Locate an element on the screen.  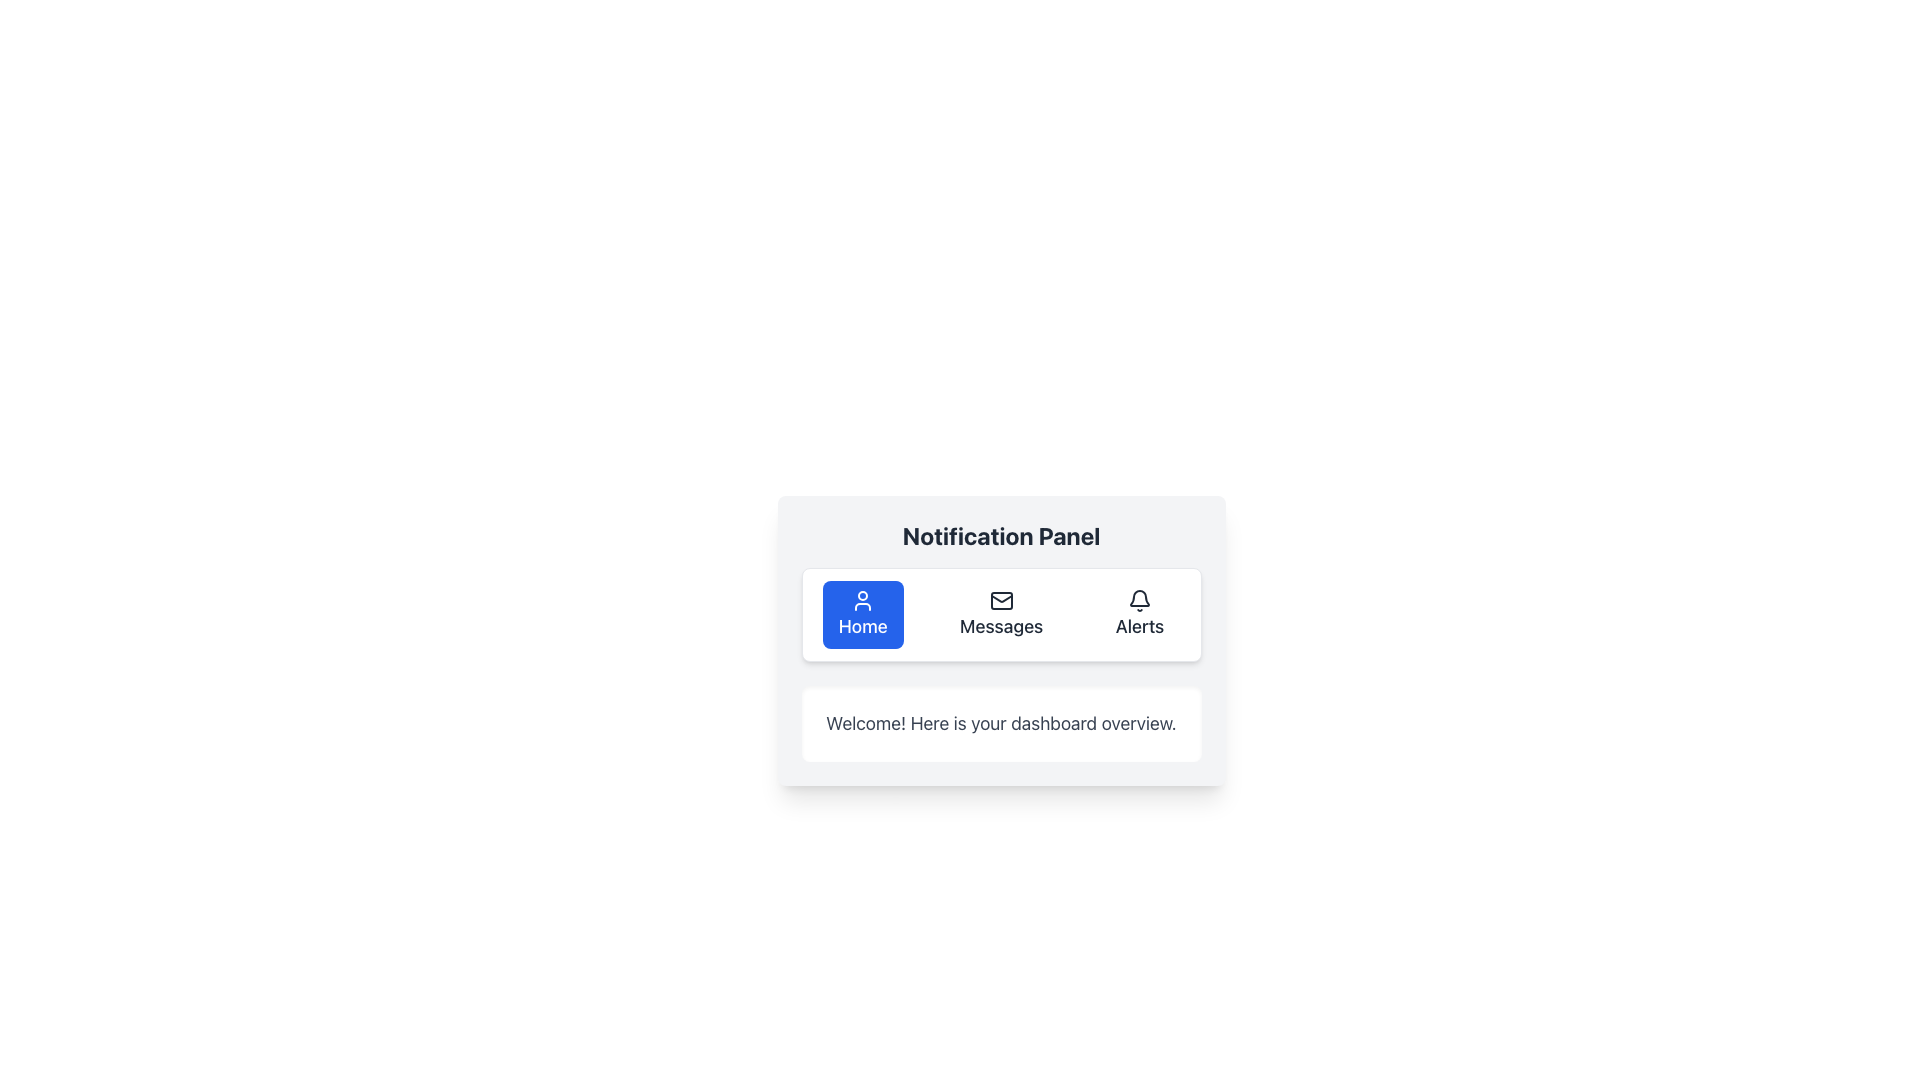
the active 'Home' button in the Notification Panel is located at coordinates (863, 613).